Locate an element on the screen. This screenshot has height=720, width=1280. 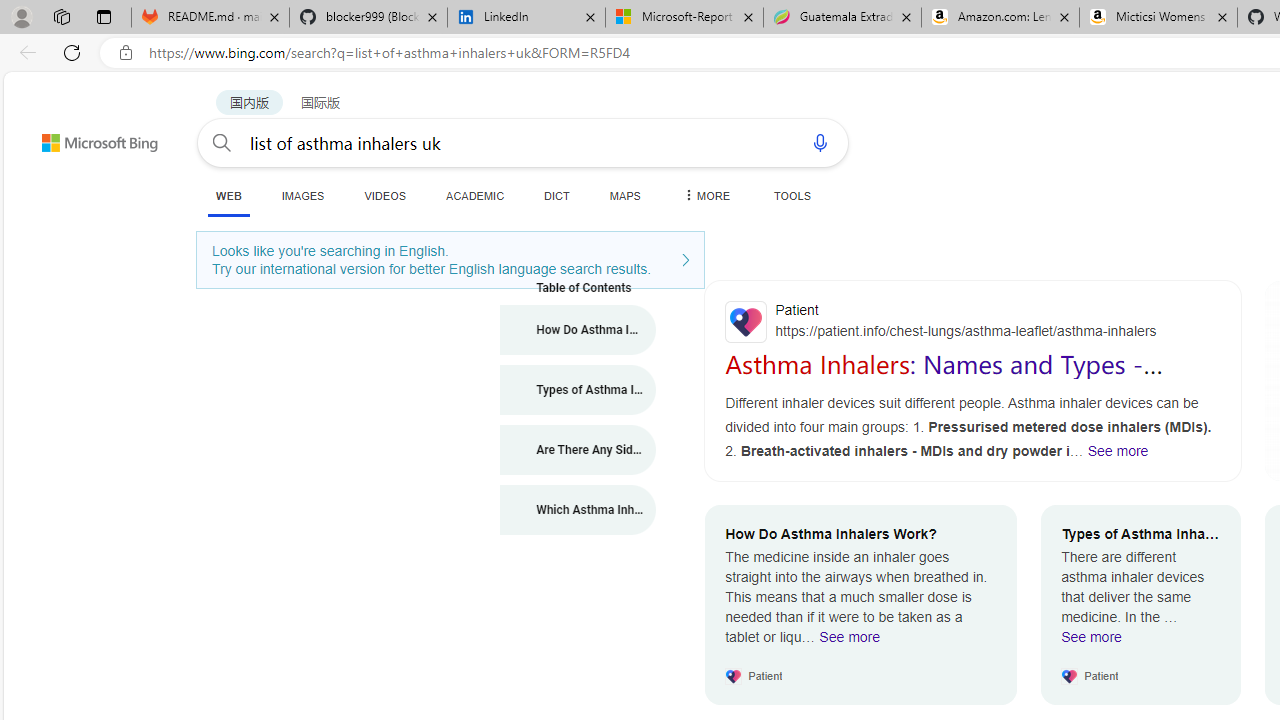
'ACADEMIC' is located at coordinates (474, 195).